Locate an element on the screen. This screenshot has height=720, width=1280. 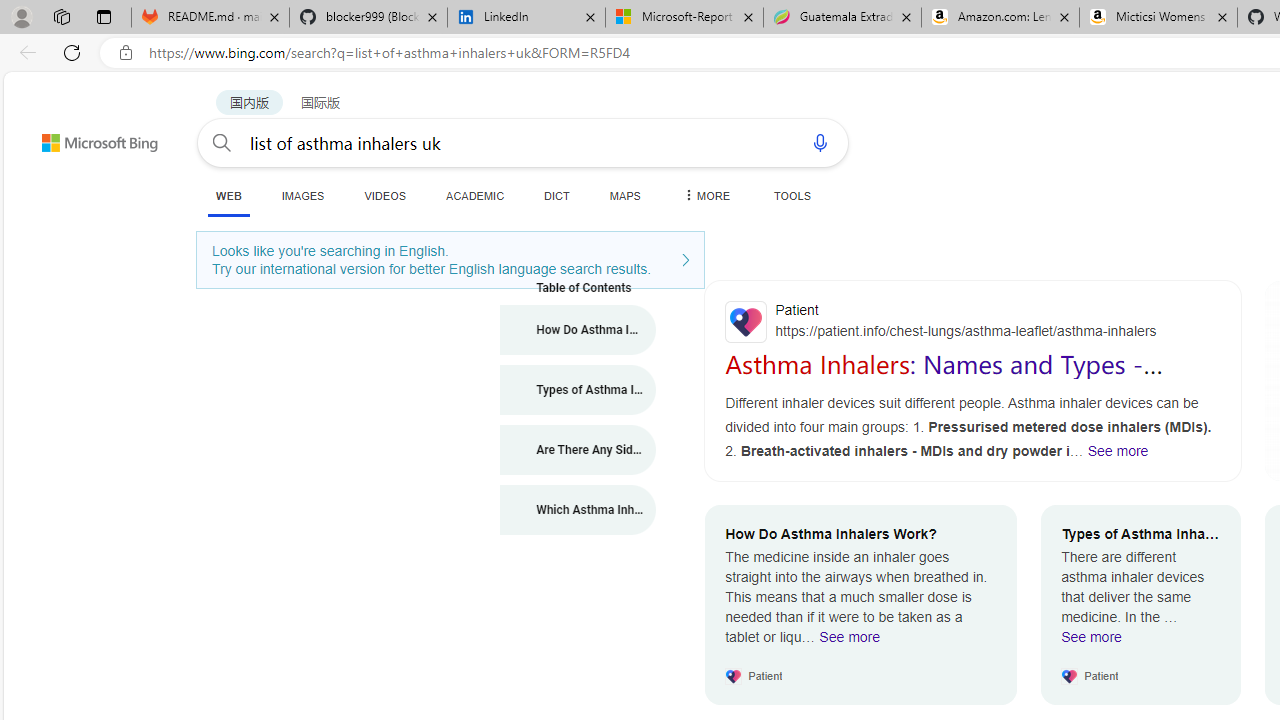
'ACADEMIC' is located at coordinates (474, 195).